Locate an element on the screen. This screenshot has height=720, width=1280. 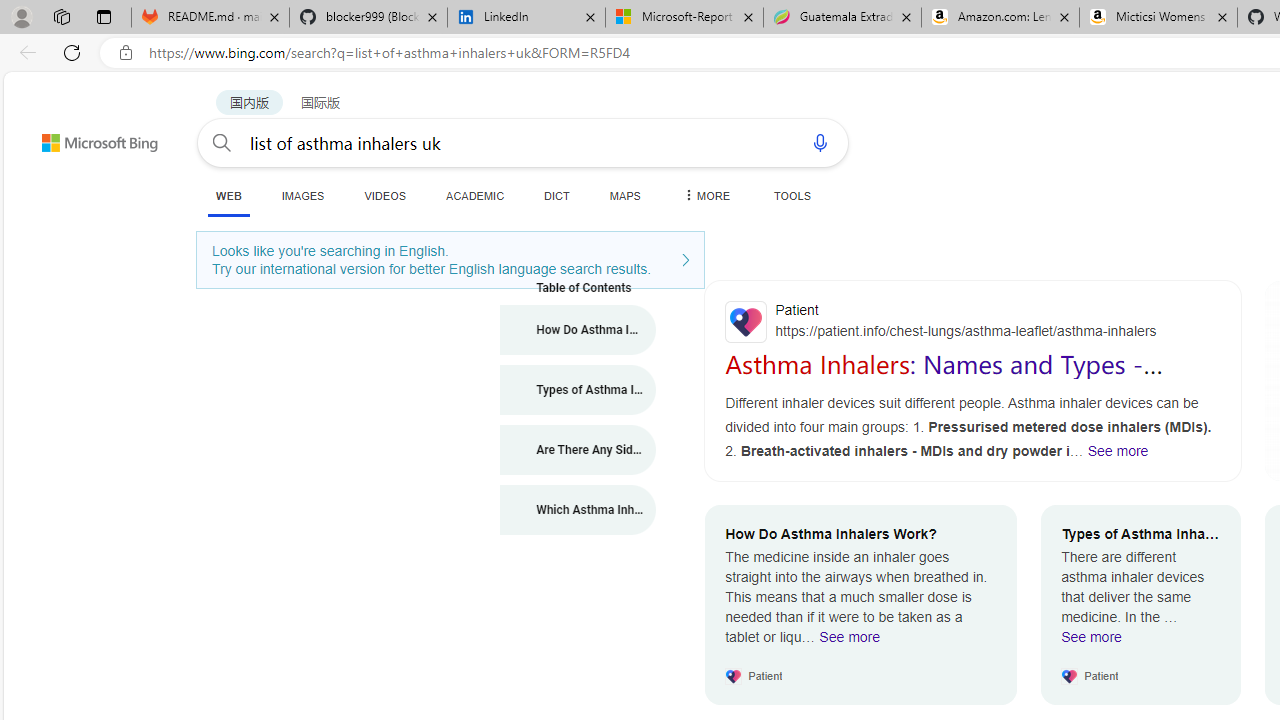
'ACADEMIC' is located at coordinates (474, 195).